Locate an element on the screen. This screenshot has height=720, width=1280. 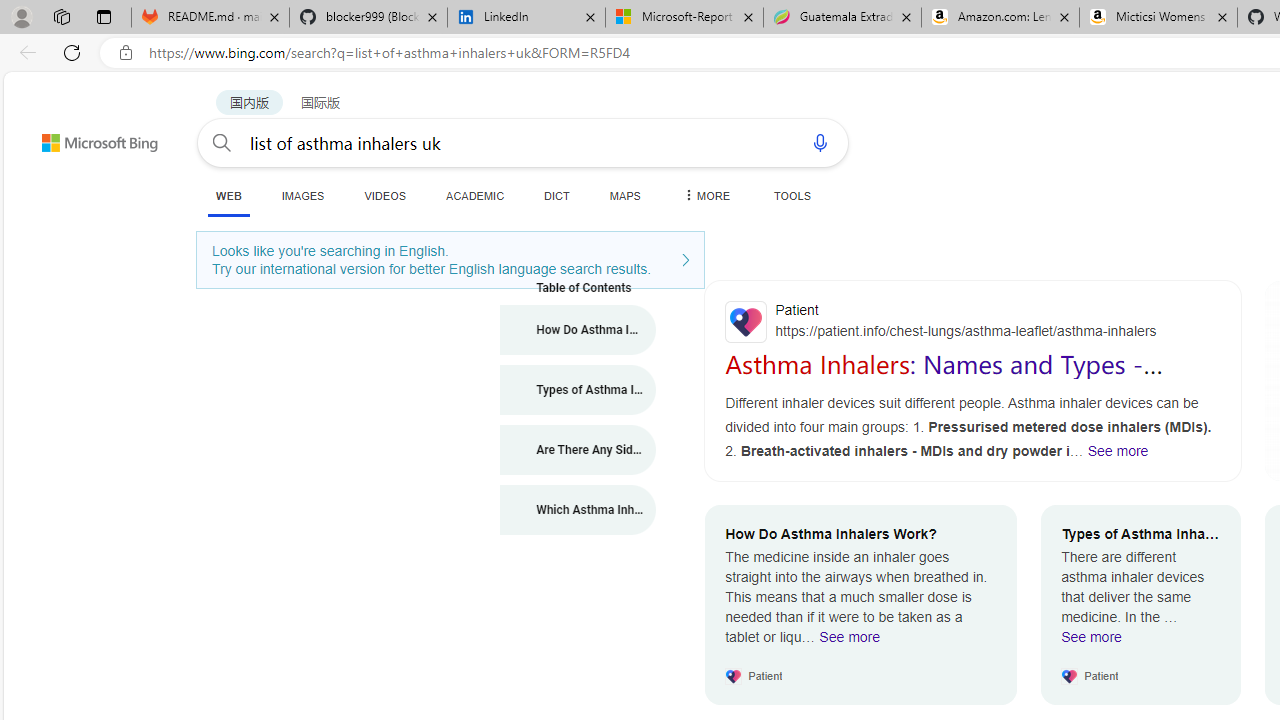
'ACADEMIC' is located at coordinates (474, 195).